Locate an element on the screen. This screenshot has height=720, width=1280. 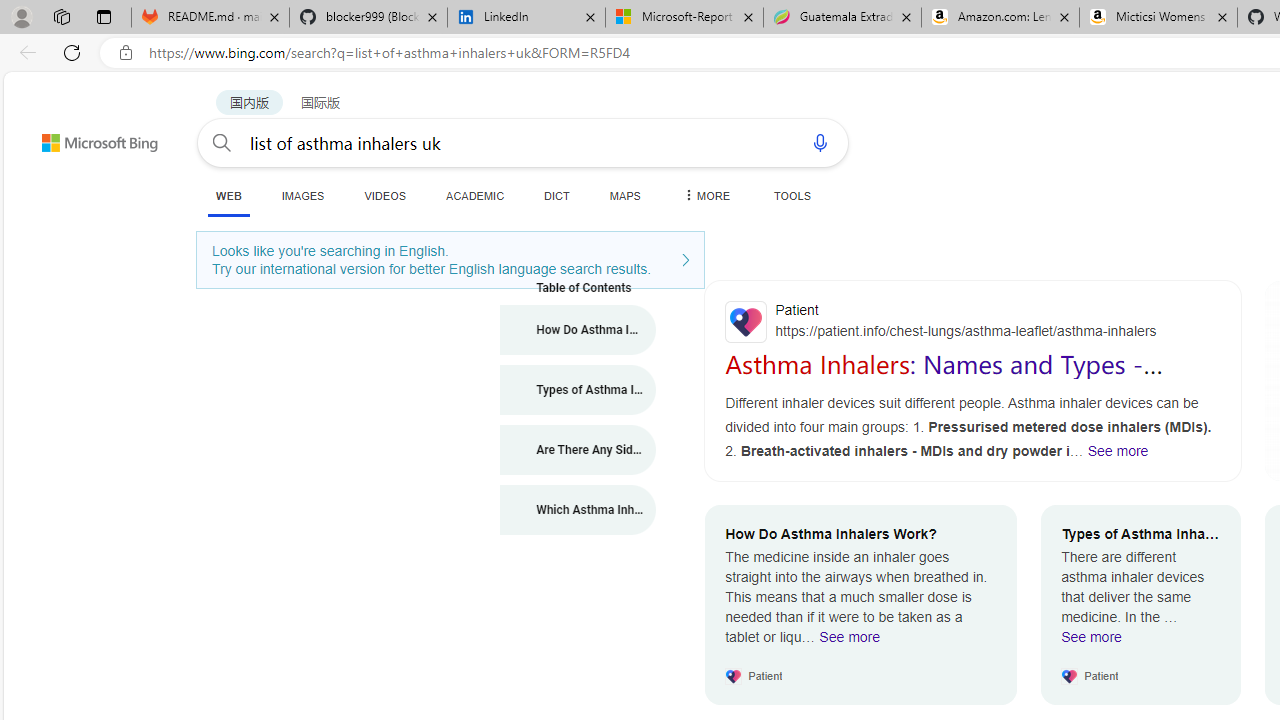
'ACADEMIC' is located at coordinates (474, 195).